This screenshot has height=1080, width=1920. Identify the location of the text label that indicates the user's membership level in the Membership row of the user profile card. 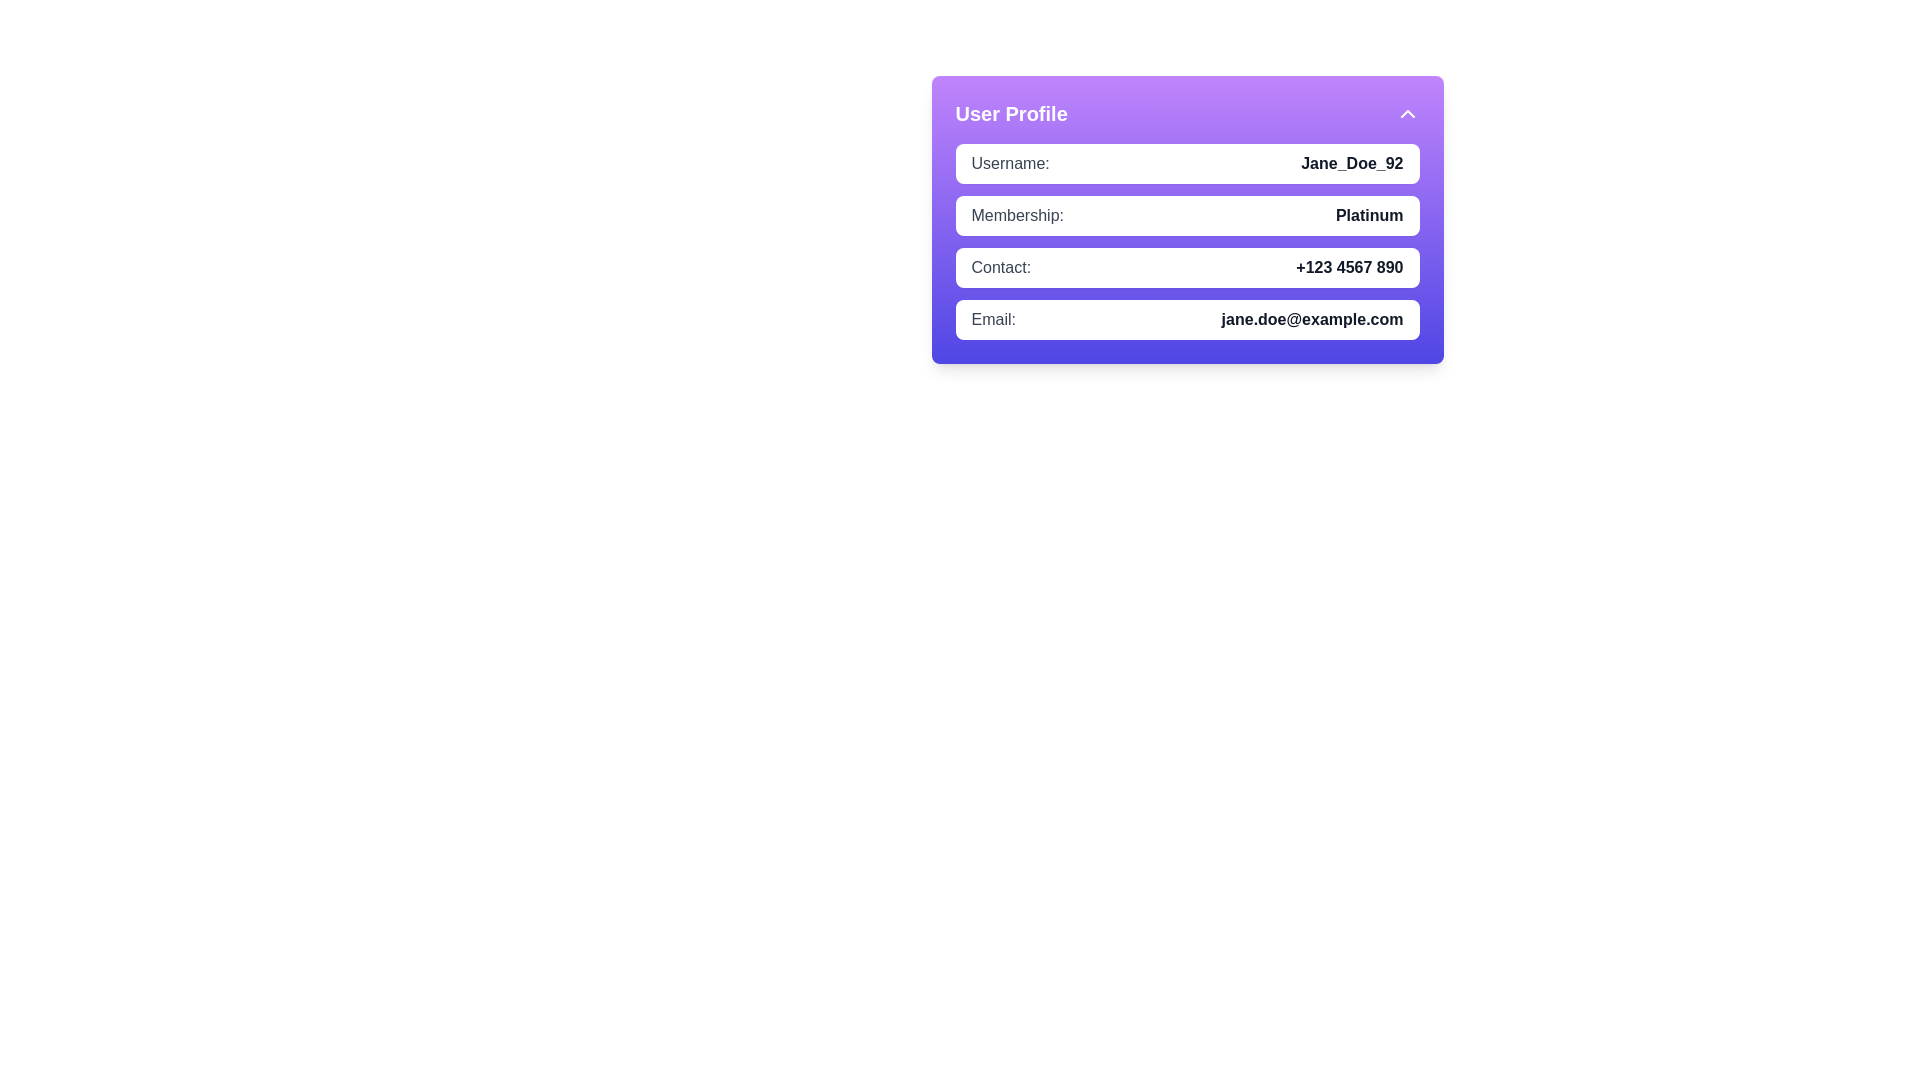
(1017, 216).